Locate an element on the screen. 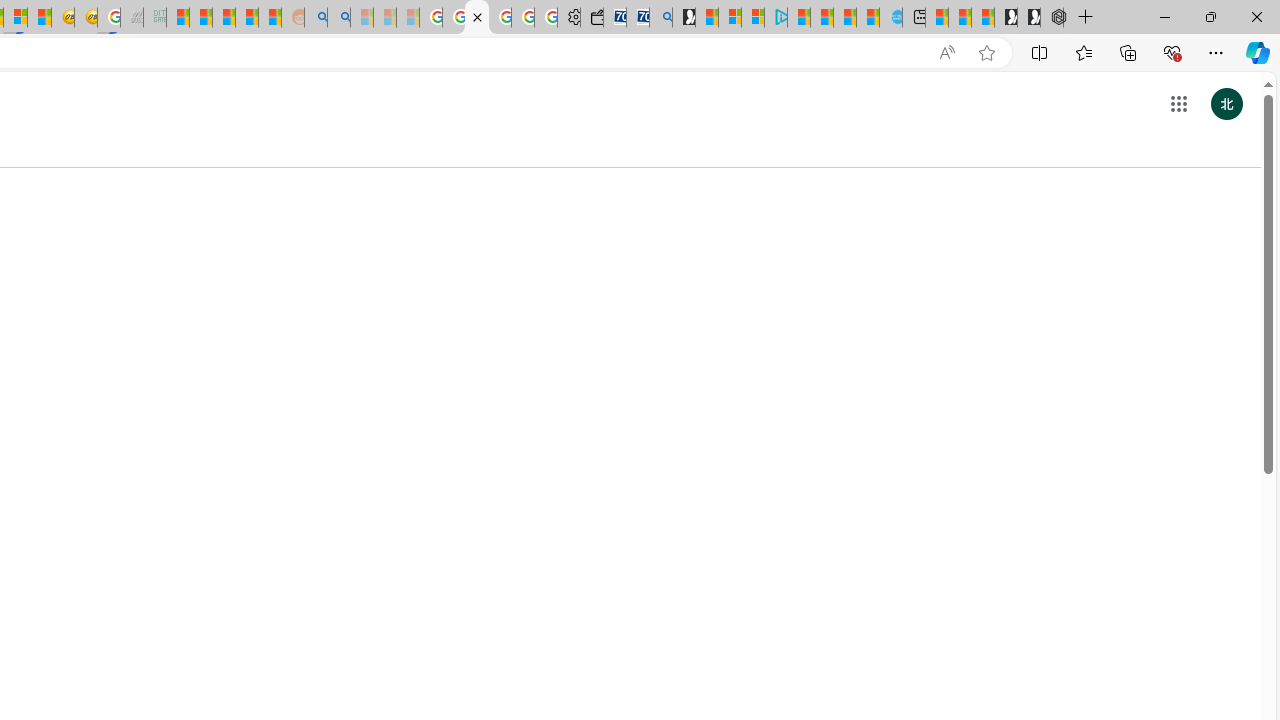  'Student Loan Update: Forgiveness Program Ends This Month' is located at coordinates (246, 17).